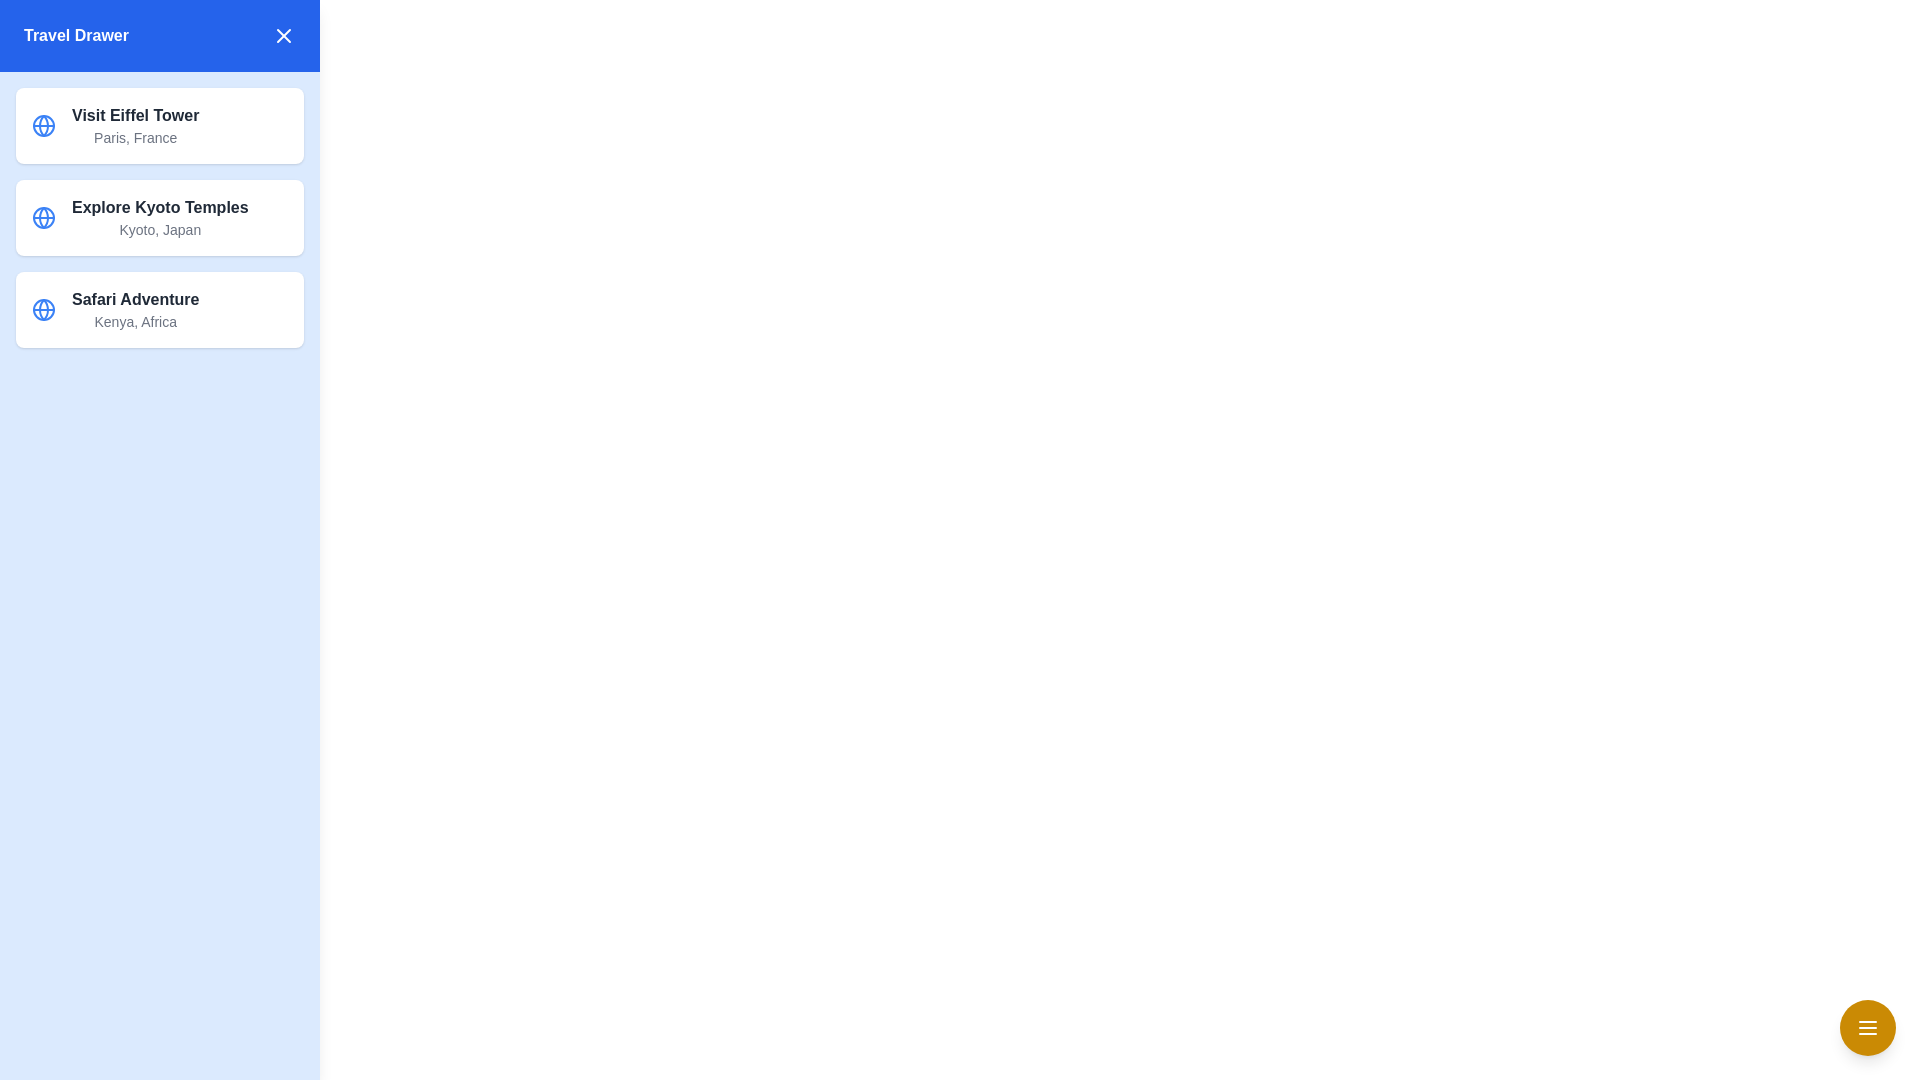 This screenshot has width=1920, height=1080. I want to click on text label displaying 'Kenya, Africa', which is aligned beneath the 'Safari Adventure' header in the vertically stacked list of options, so click(134, 320).